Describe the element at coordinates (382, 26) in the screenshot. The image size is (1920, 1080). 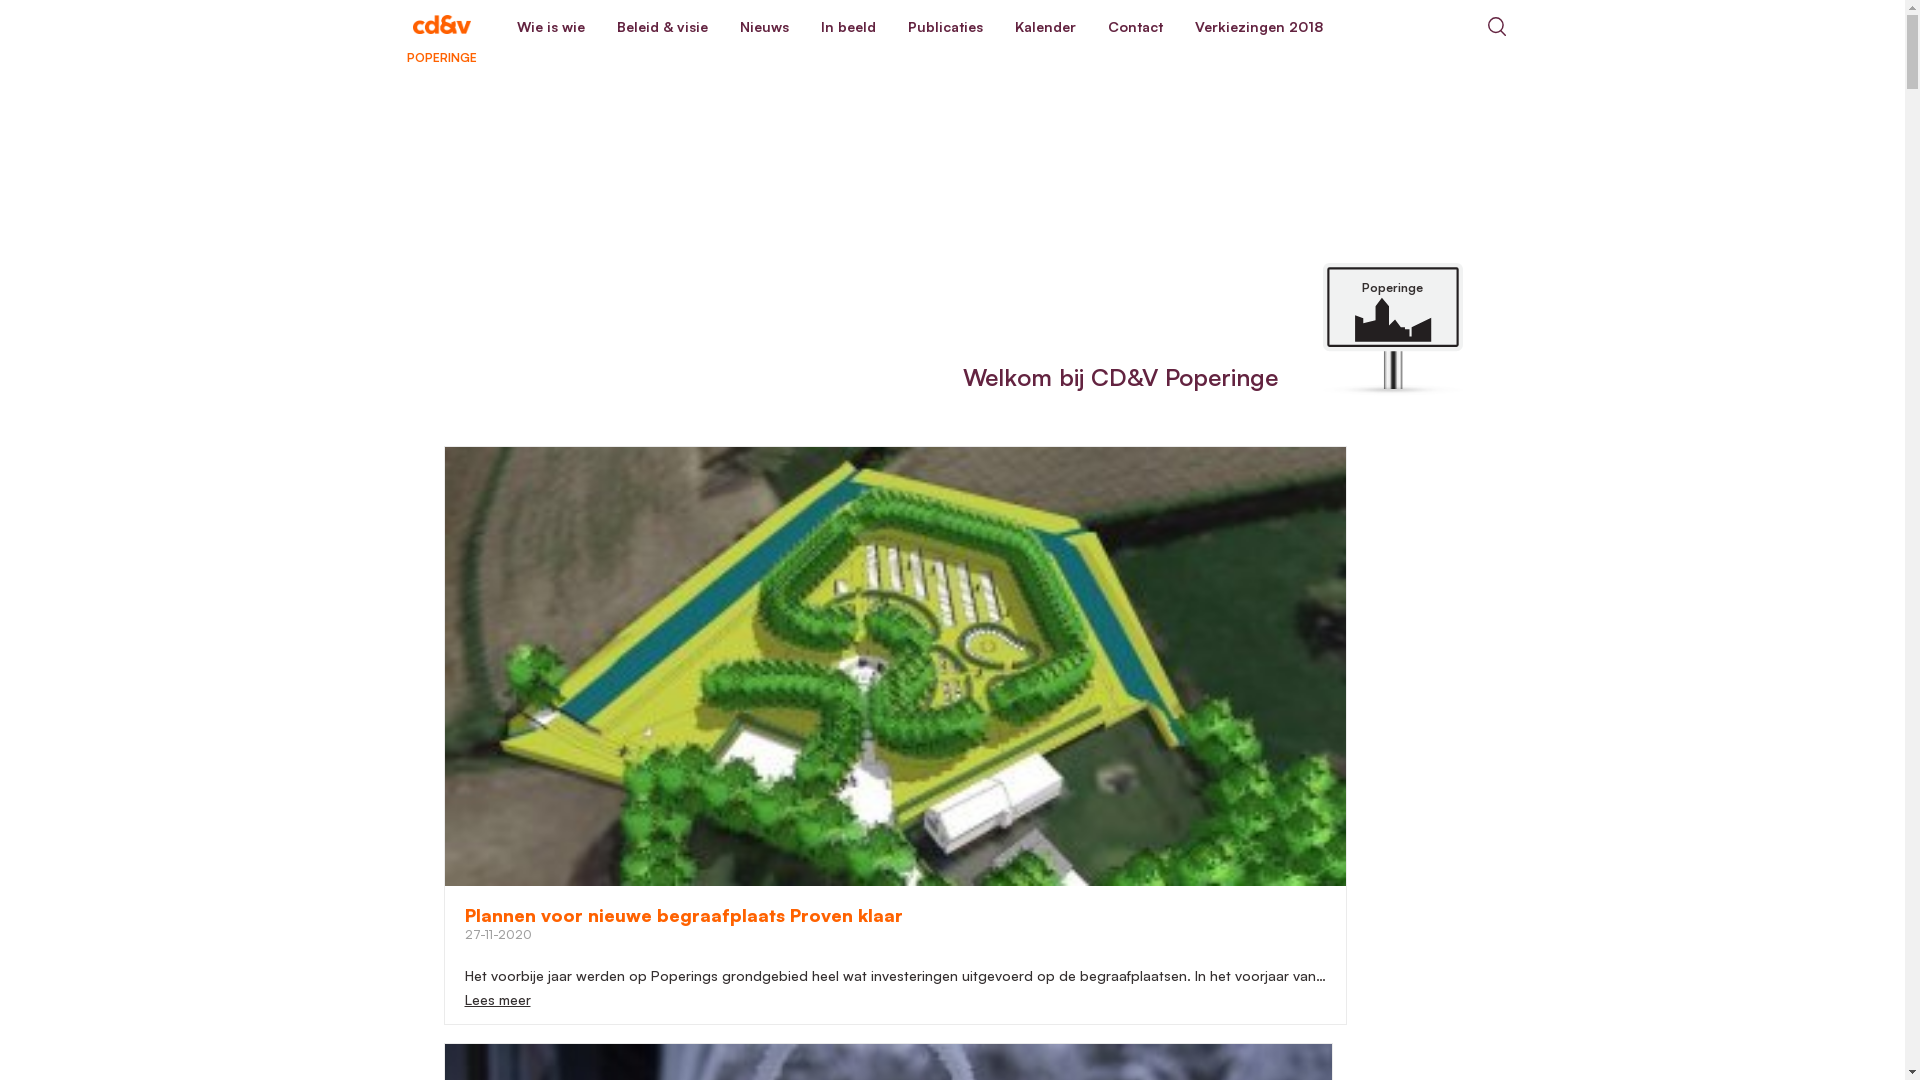
I see `'POPERINGE'` at that location.